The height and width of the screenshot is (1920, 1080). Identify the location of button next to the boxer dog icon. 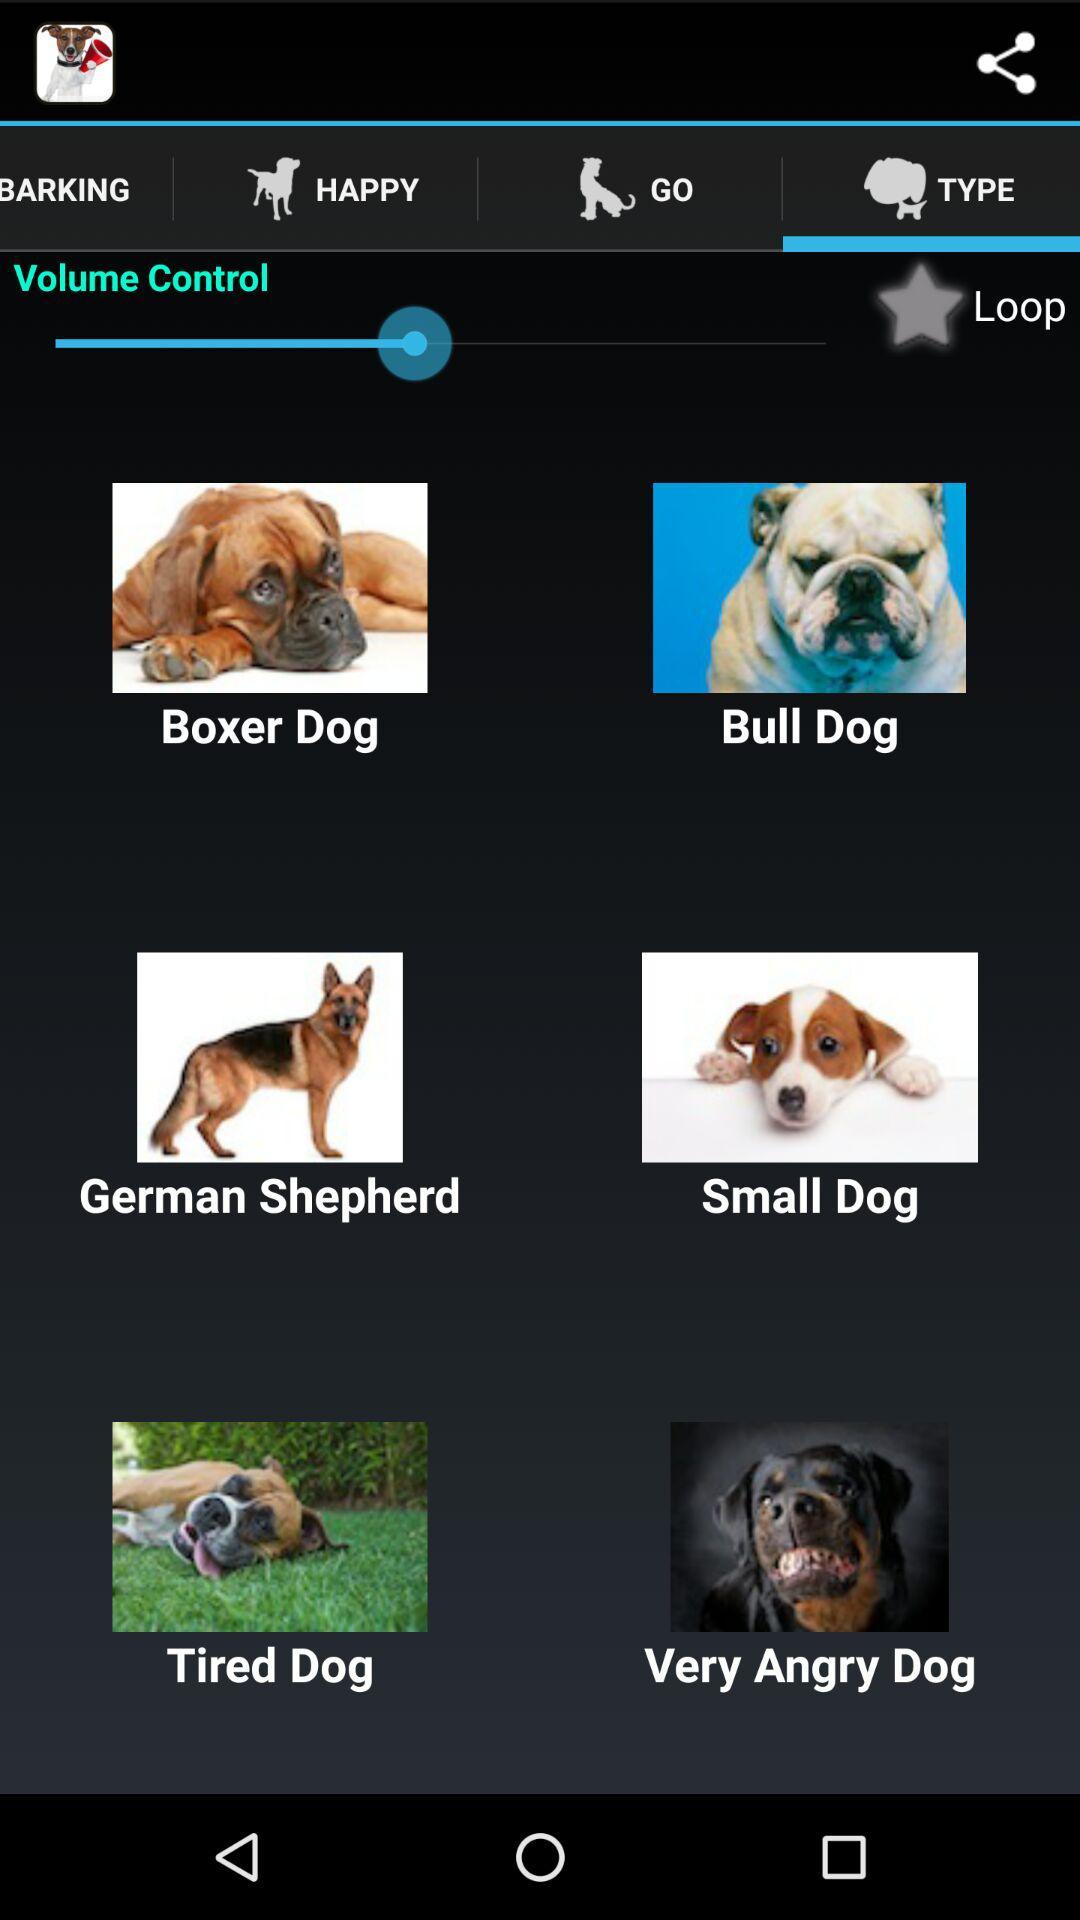
(810, 618).